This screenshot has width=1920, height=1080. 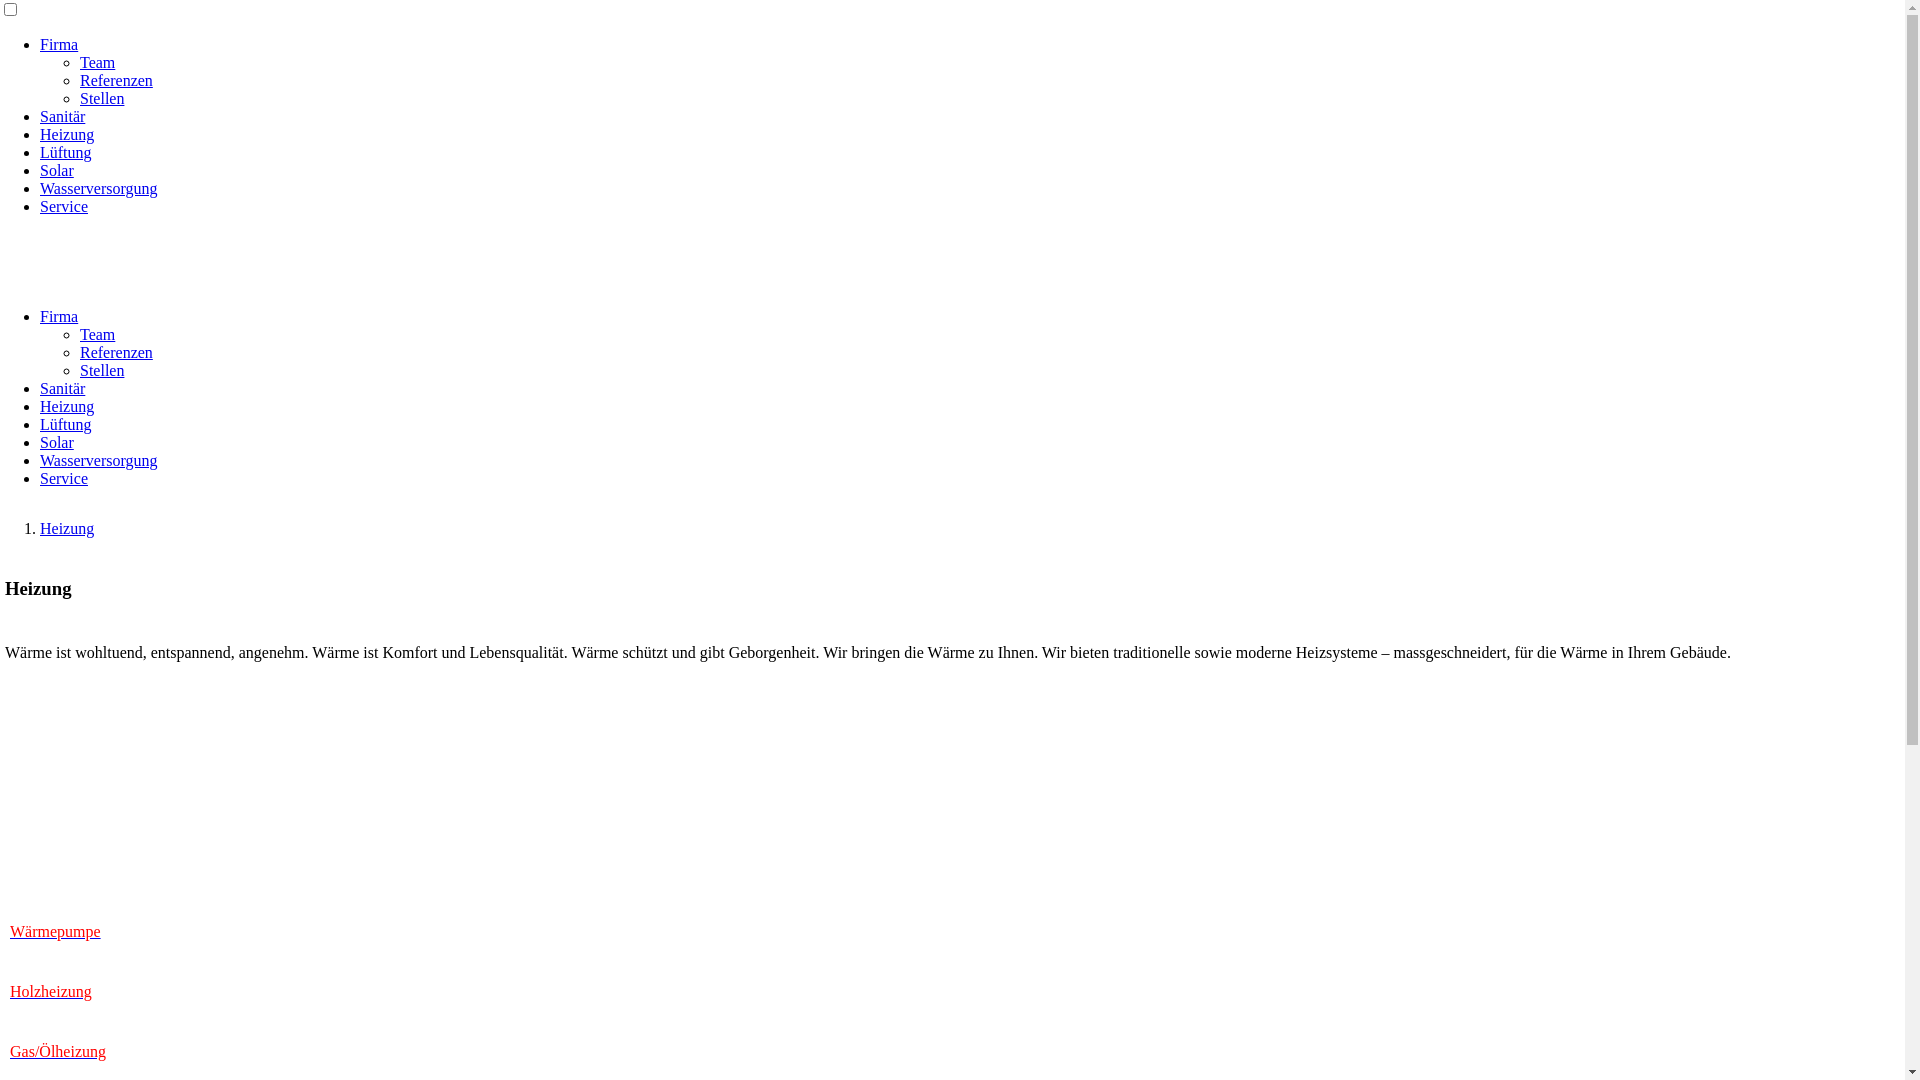 What do you see at coordinates (58, 315) in the screenshot?
I see `'Firma'` at bounding box center [58, 315].